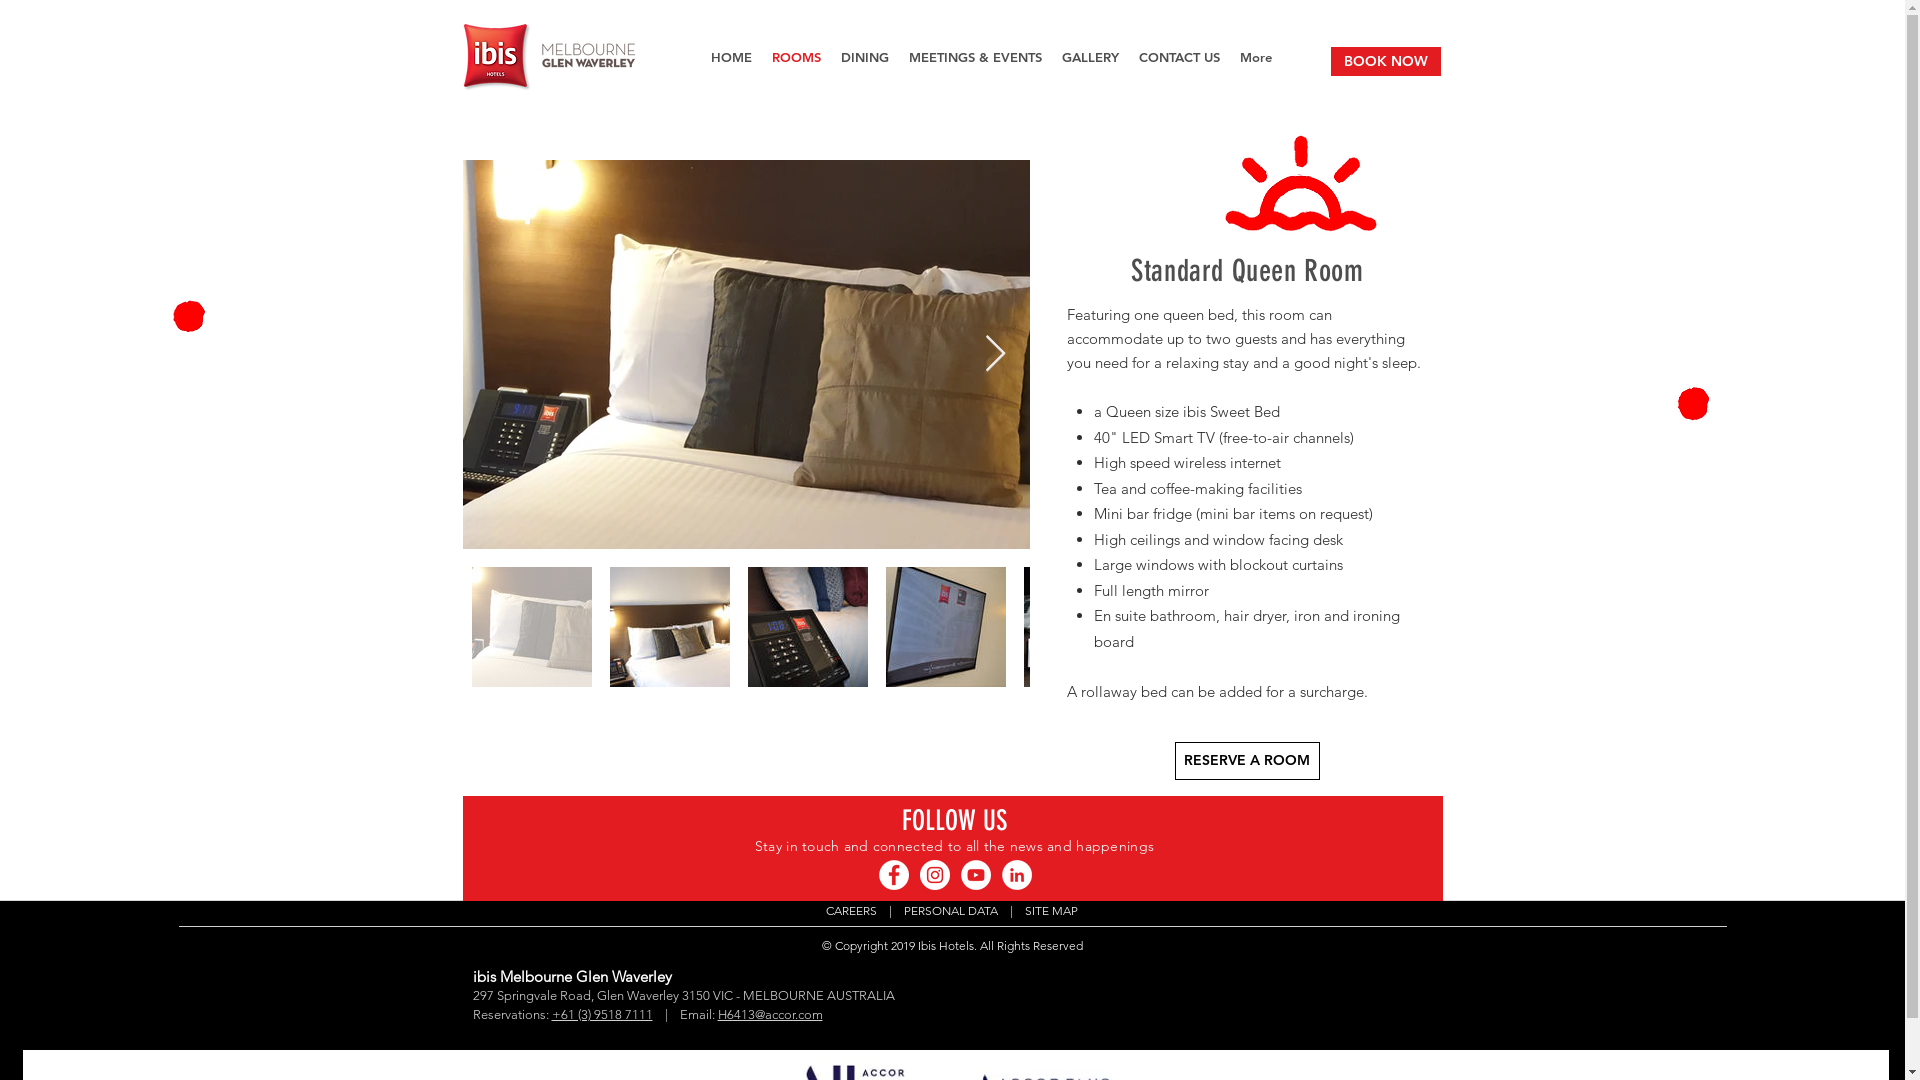 The image size is (1920, 1080). I want to click on 'SITE MAP', so click(1025, 910).